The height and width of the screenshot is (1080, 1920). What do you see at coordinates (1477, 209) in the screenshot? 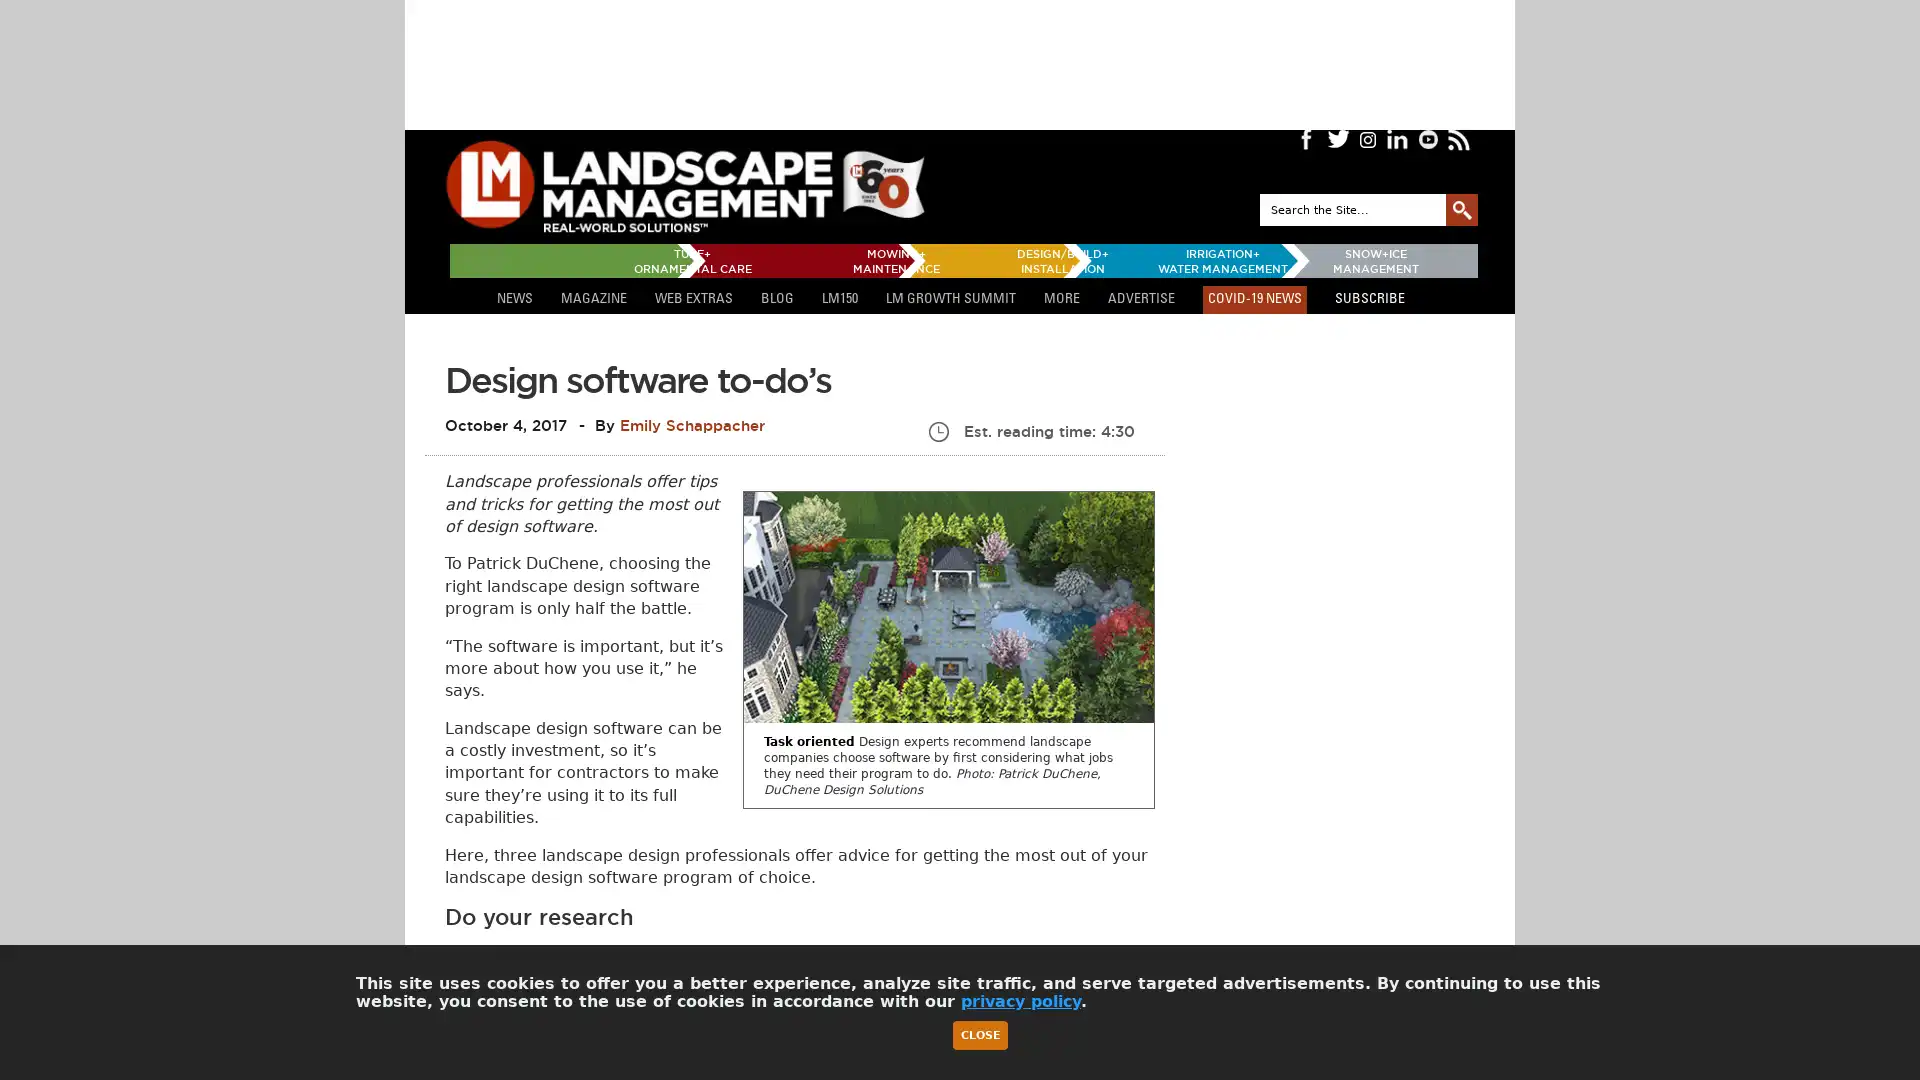
I see `GO` at bounding box center [1477, 209].